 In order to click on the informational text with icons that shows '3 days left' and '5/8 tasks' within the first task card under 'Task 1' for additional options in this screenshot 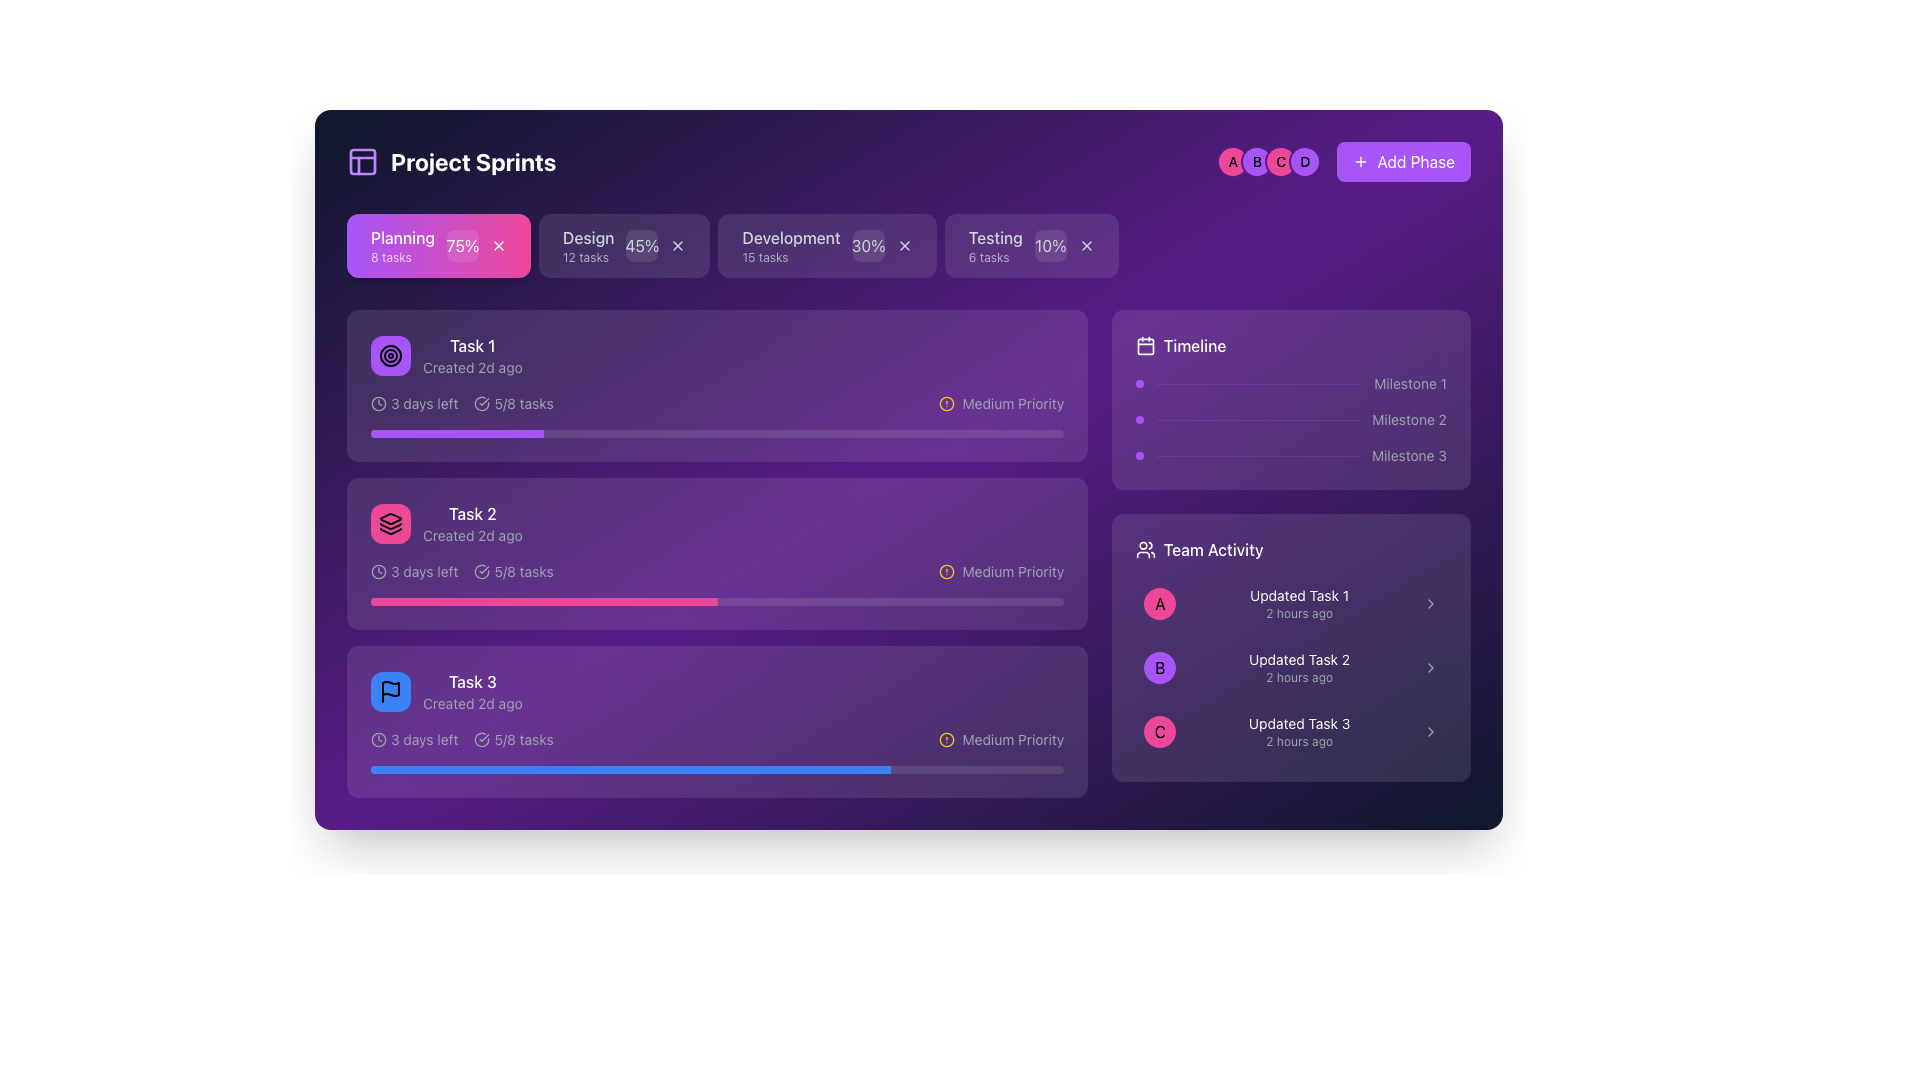, I will do `click(461, 404)`.